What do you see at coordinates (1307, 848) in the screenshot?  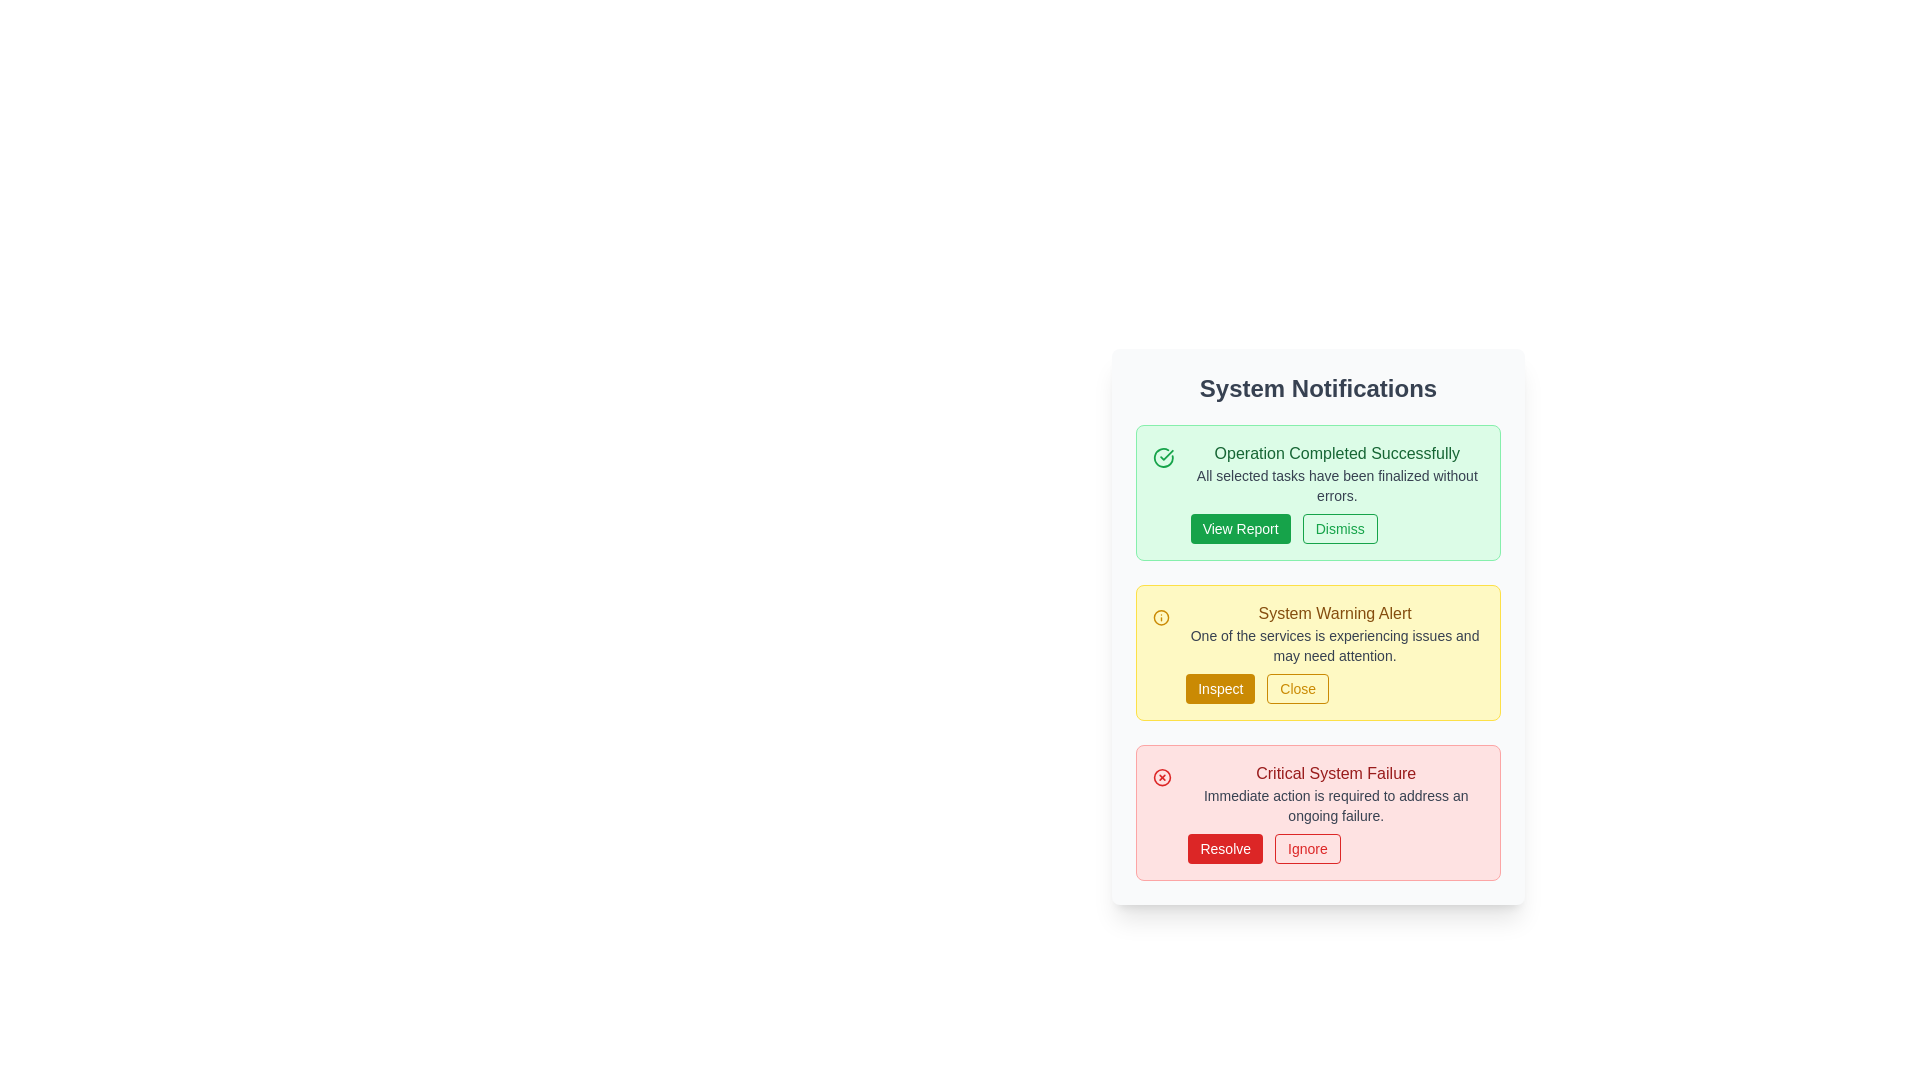 I see `the 'Ignore' button, which is the second button in the 'Critical System Failure' alert notification panel, located at the bottom of the 'System Notifications' section` at bounding box center [1307, 848].